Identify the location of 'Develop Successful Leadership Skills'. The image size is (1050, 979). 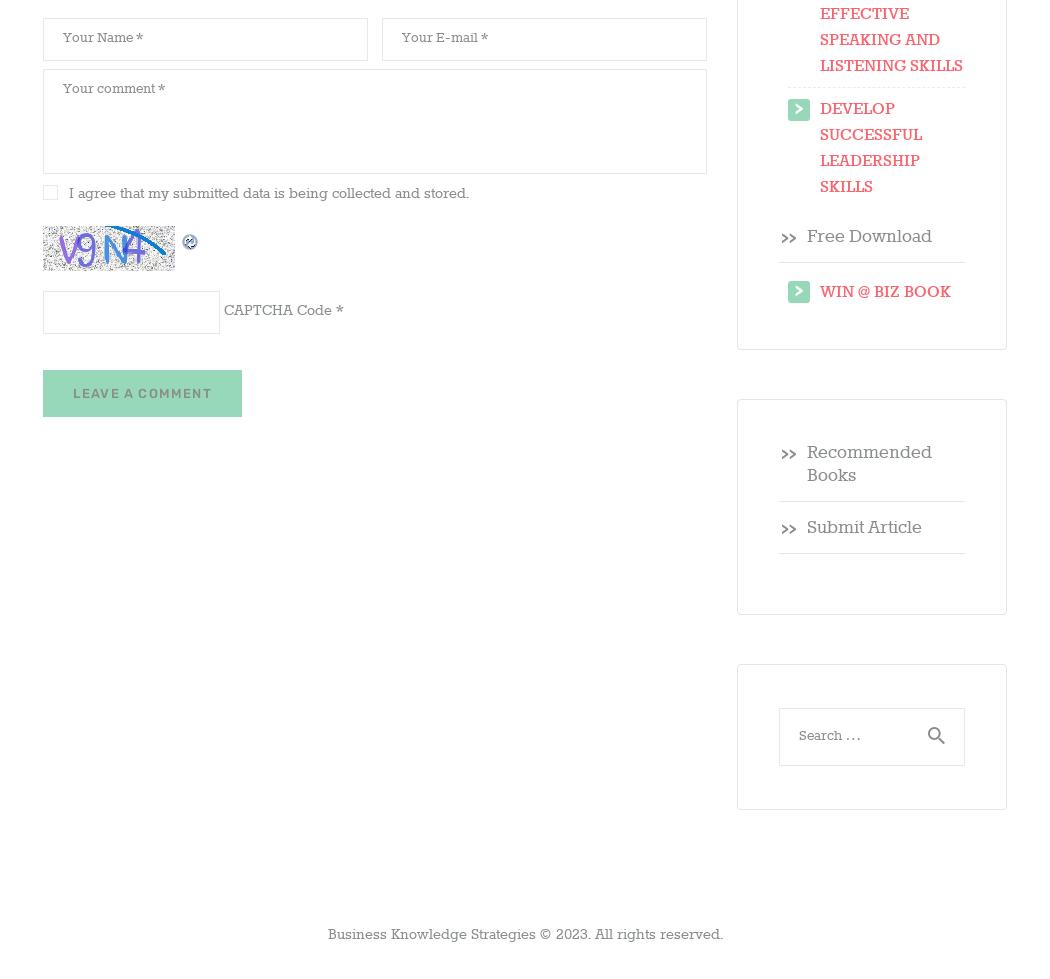
(869, 148).